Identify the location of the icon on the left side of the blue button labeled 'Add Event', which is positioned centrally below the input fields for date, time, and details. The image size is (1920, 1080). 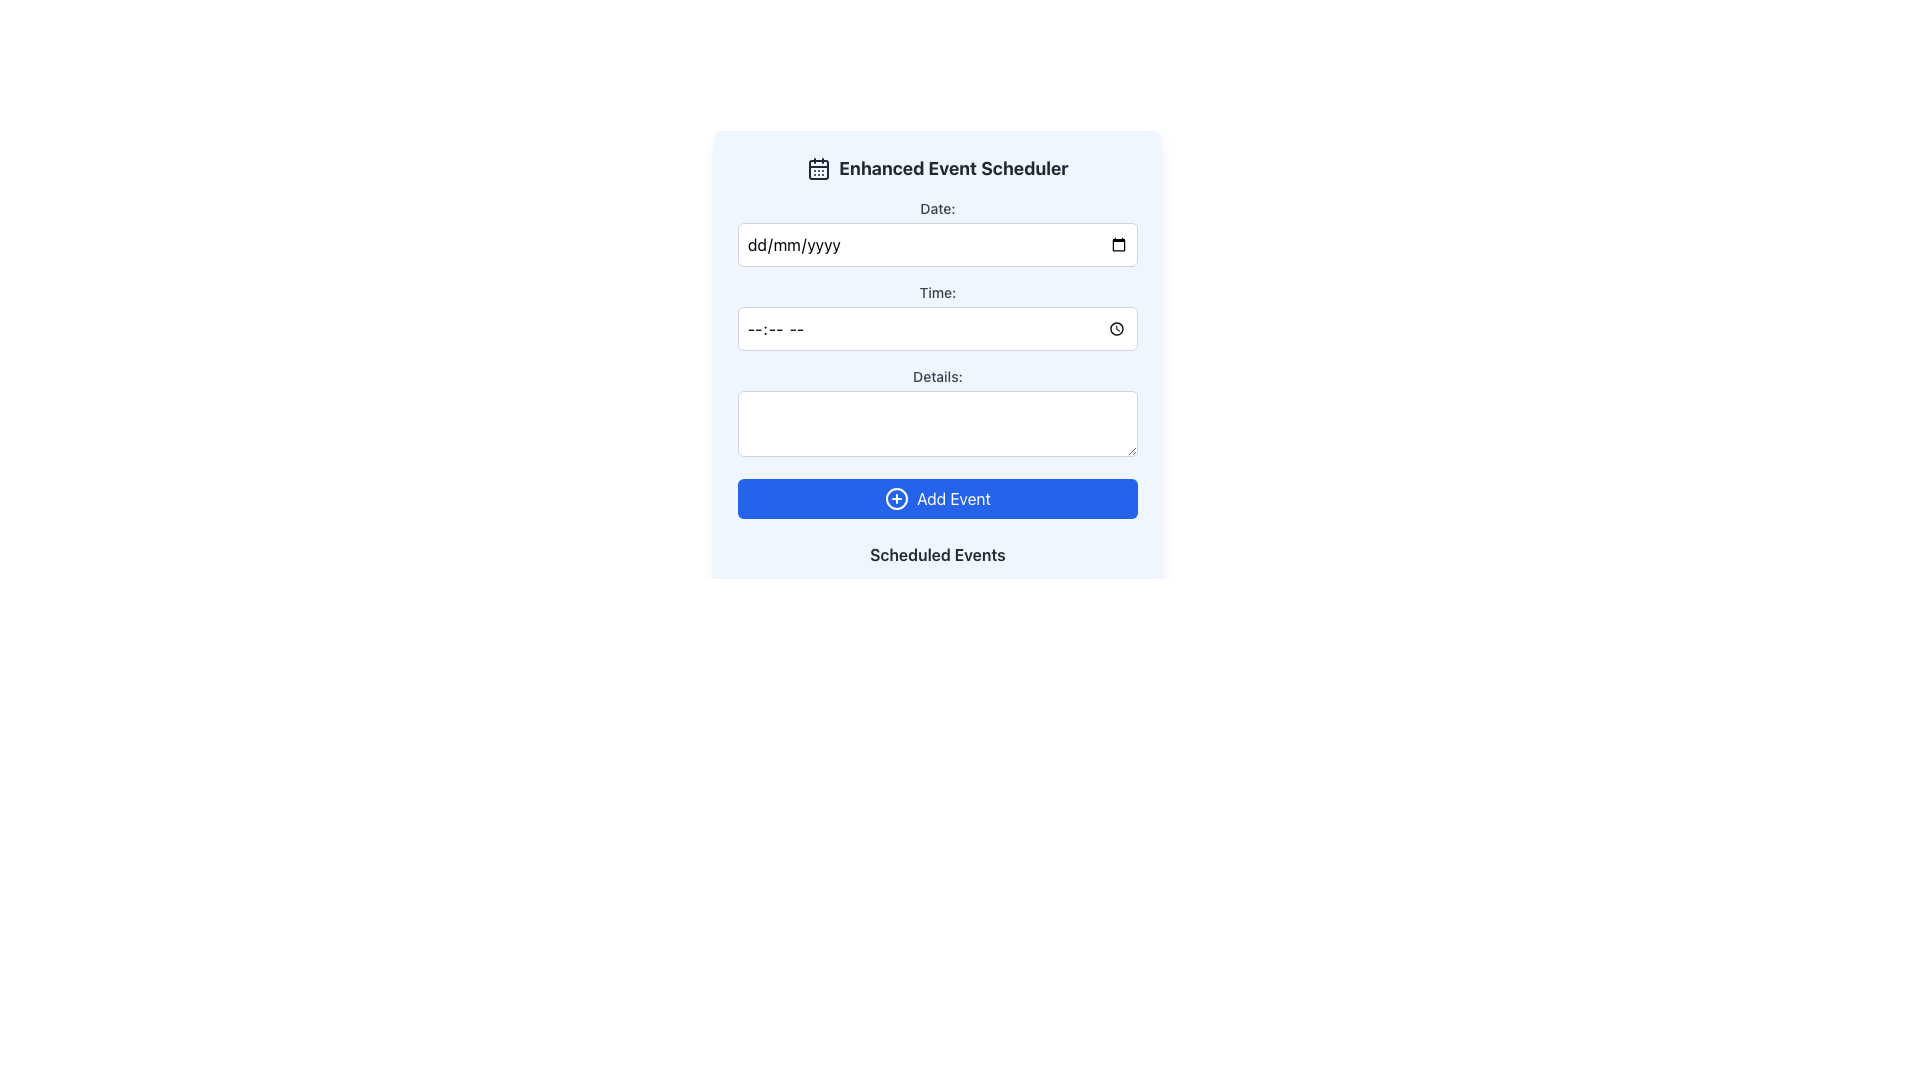
(896, 497).